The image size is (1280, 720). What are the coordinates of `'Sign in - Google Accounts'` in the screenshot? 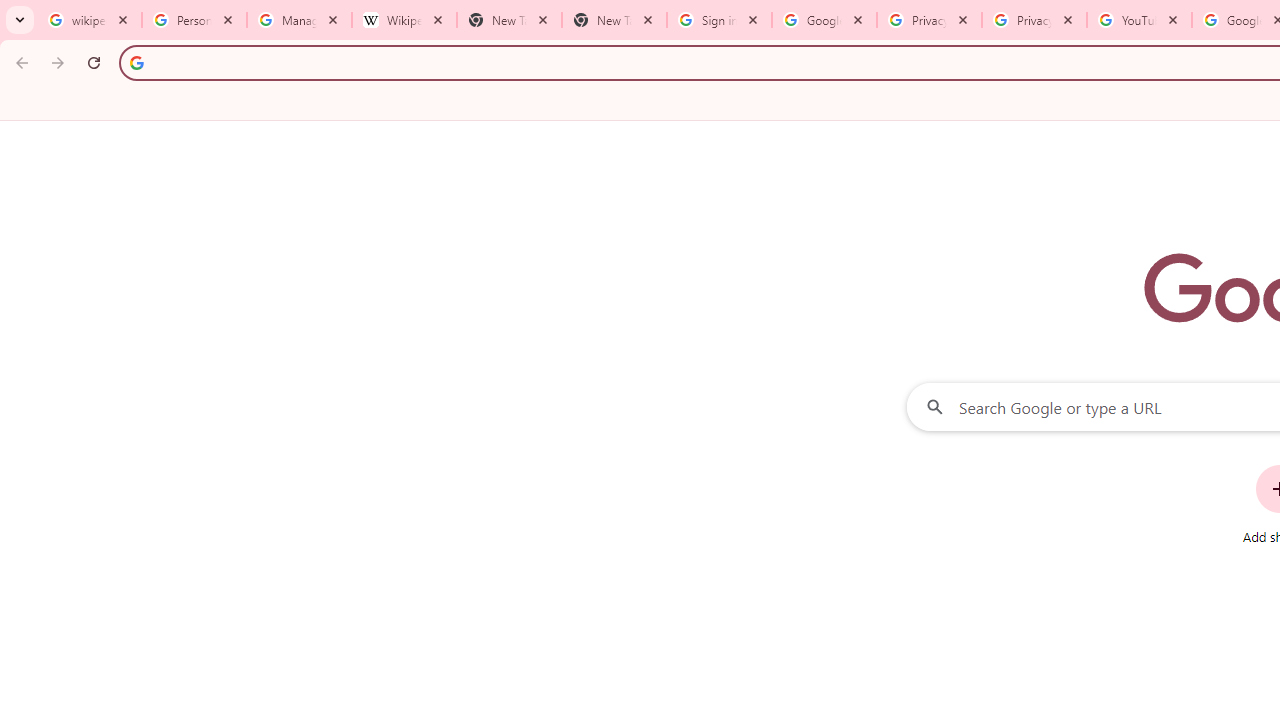 It's located at (719, 20).